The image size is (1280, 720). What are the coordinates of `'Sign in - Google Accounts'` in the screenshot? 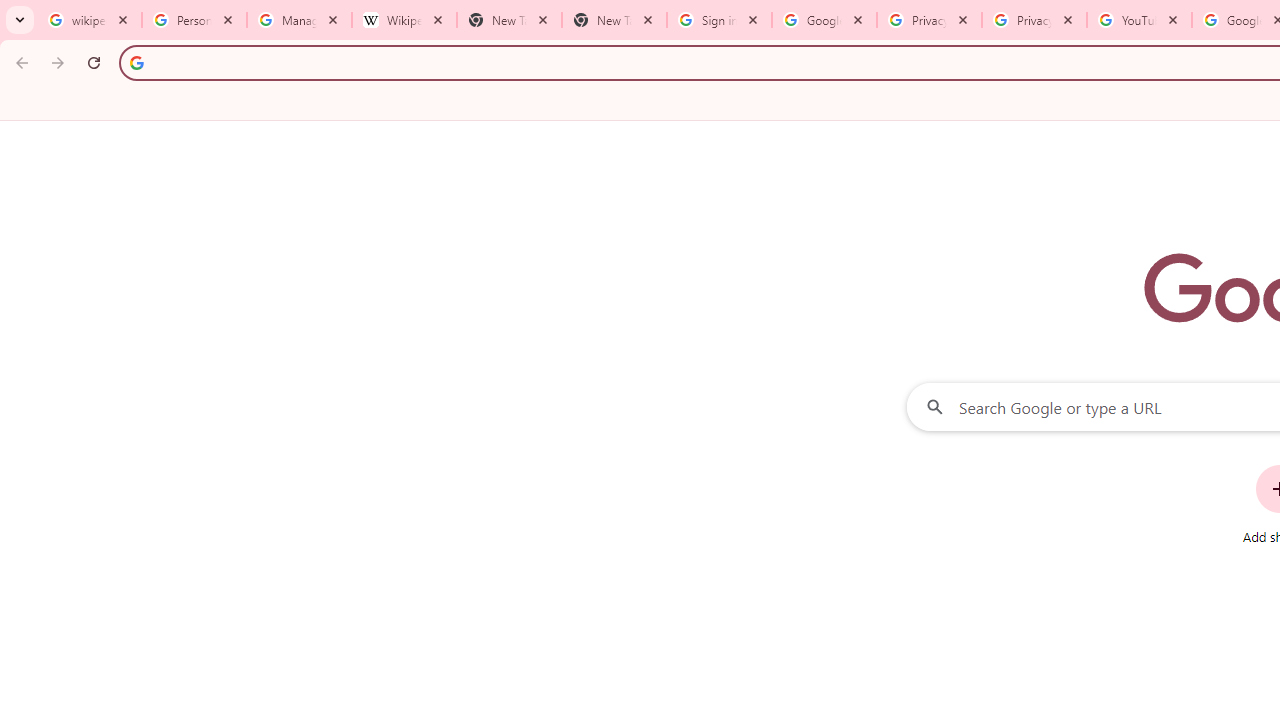 It's located at (719, 20).